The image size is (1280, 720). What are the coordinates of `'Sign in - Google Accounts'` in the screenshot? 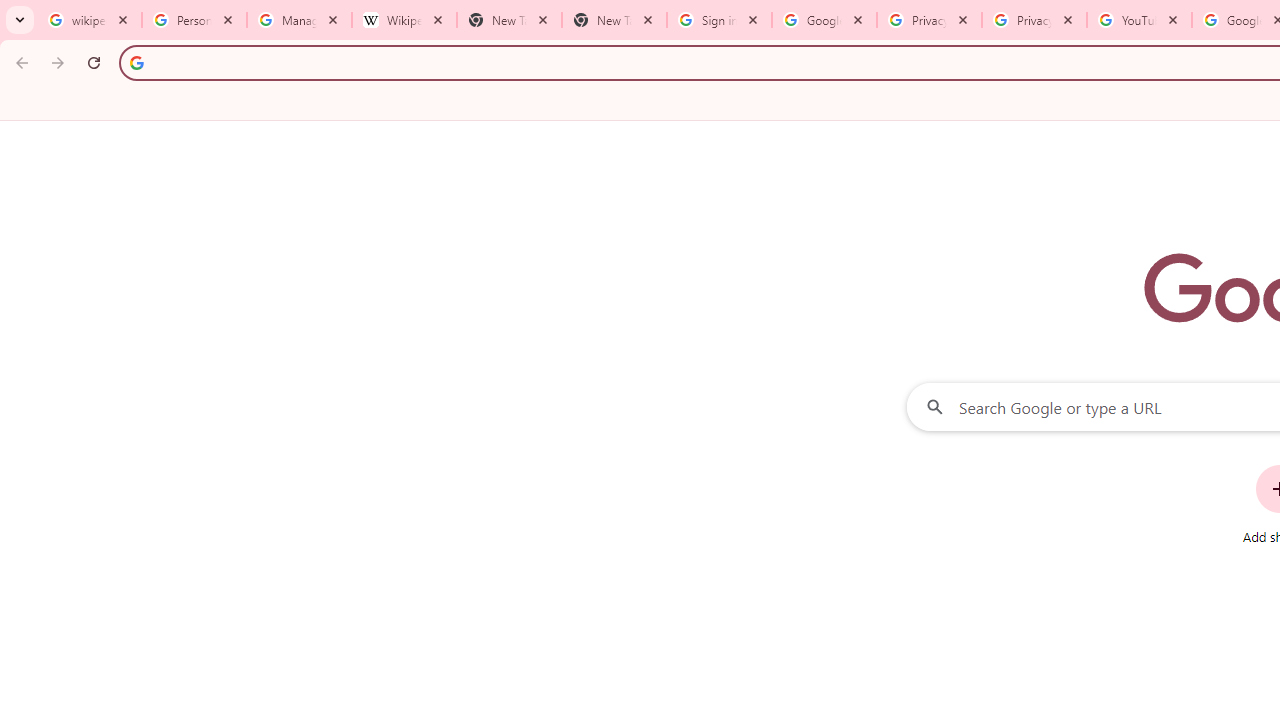 It's located at (719, 20).